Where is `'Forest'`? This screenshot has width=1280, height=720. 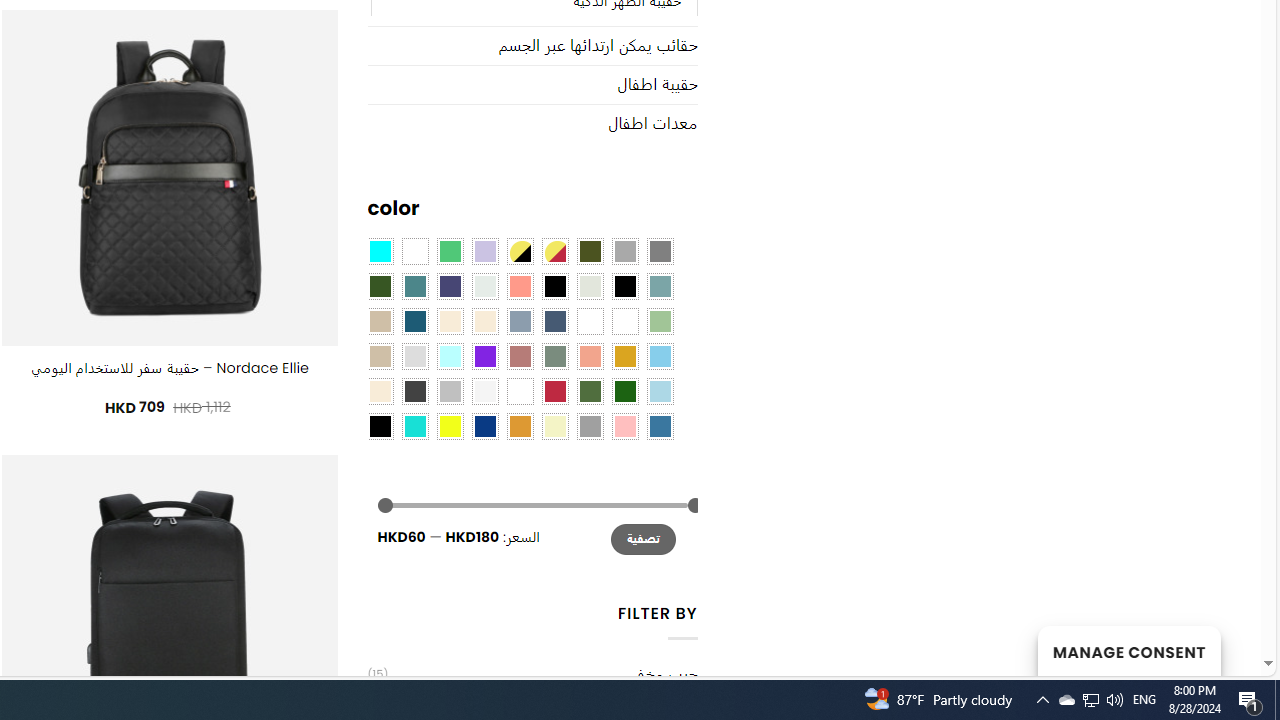
'Forest' is located at coordinates (380, 285).